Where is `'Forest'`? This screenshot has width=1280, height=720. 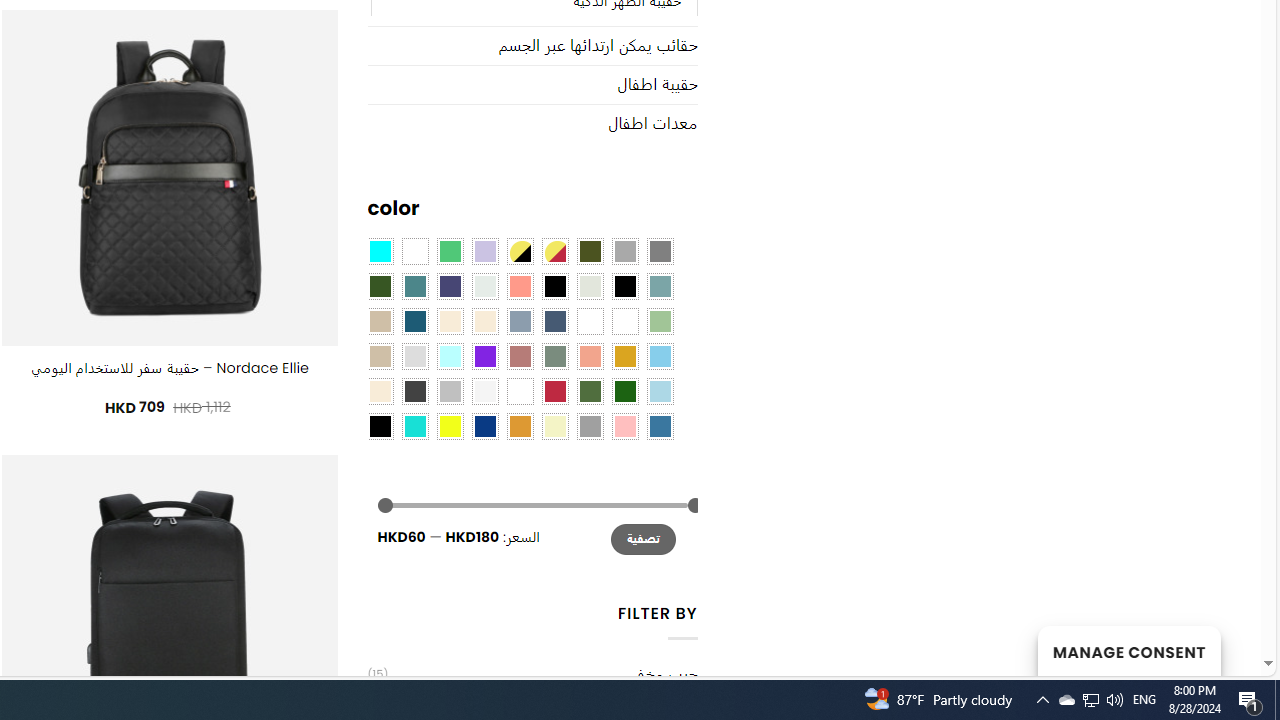
'Forest' is located at coordinates (380, 285).